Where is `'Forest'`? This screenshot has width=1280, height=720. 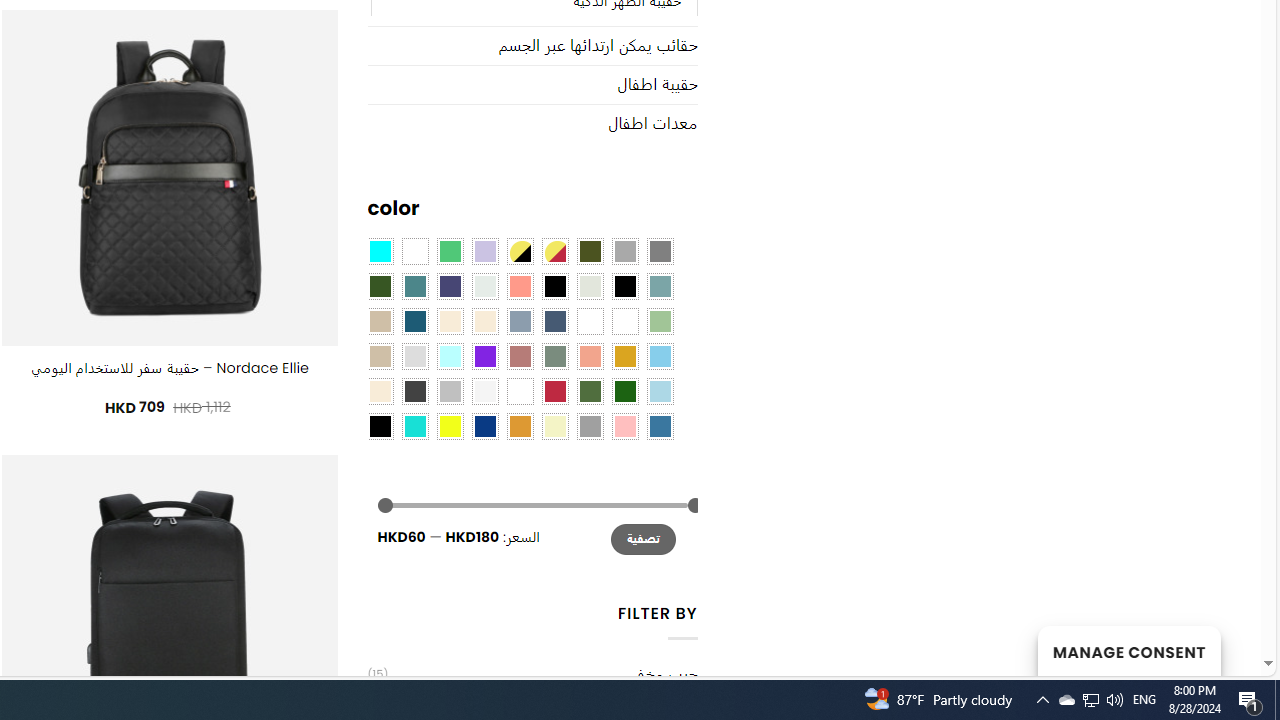
'Forest' is located at coordinates (380, 285).